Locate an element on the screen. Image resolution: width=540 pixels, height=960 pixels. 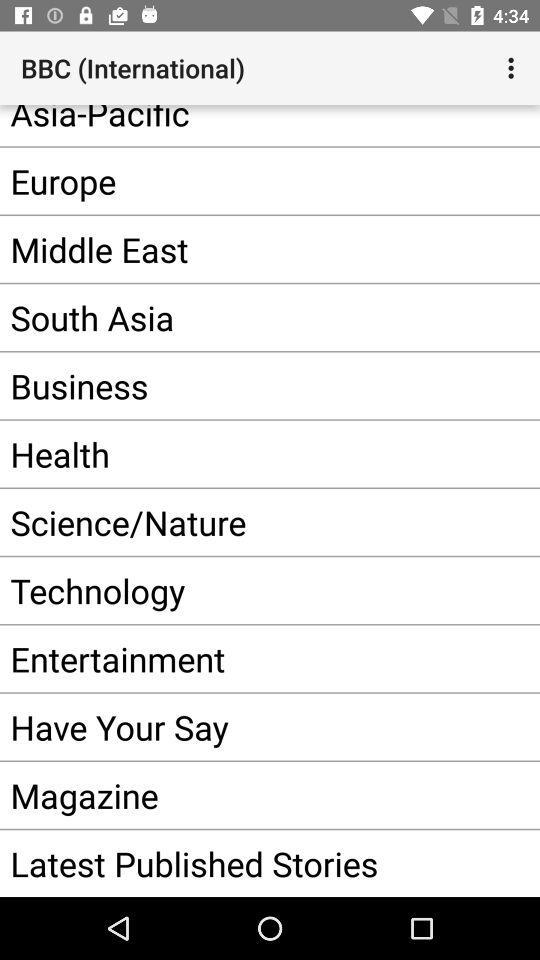
the item below south asia app is located at coordinates (239, 384).